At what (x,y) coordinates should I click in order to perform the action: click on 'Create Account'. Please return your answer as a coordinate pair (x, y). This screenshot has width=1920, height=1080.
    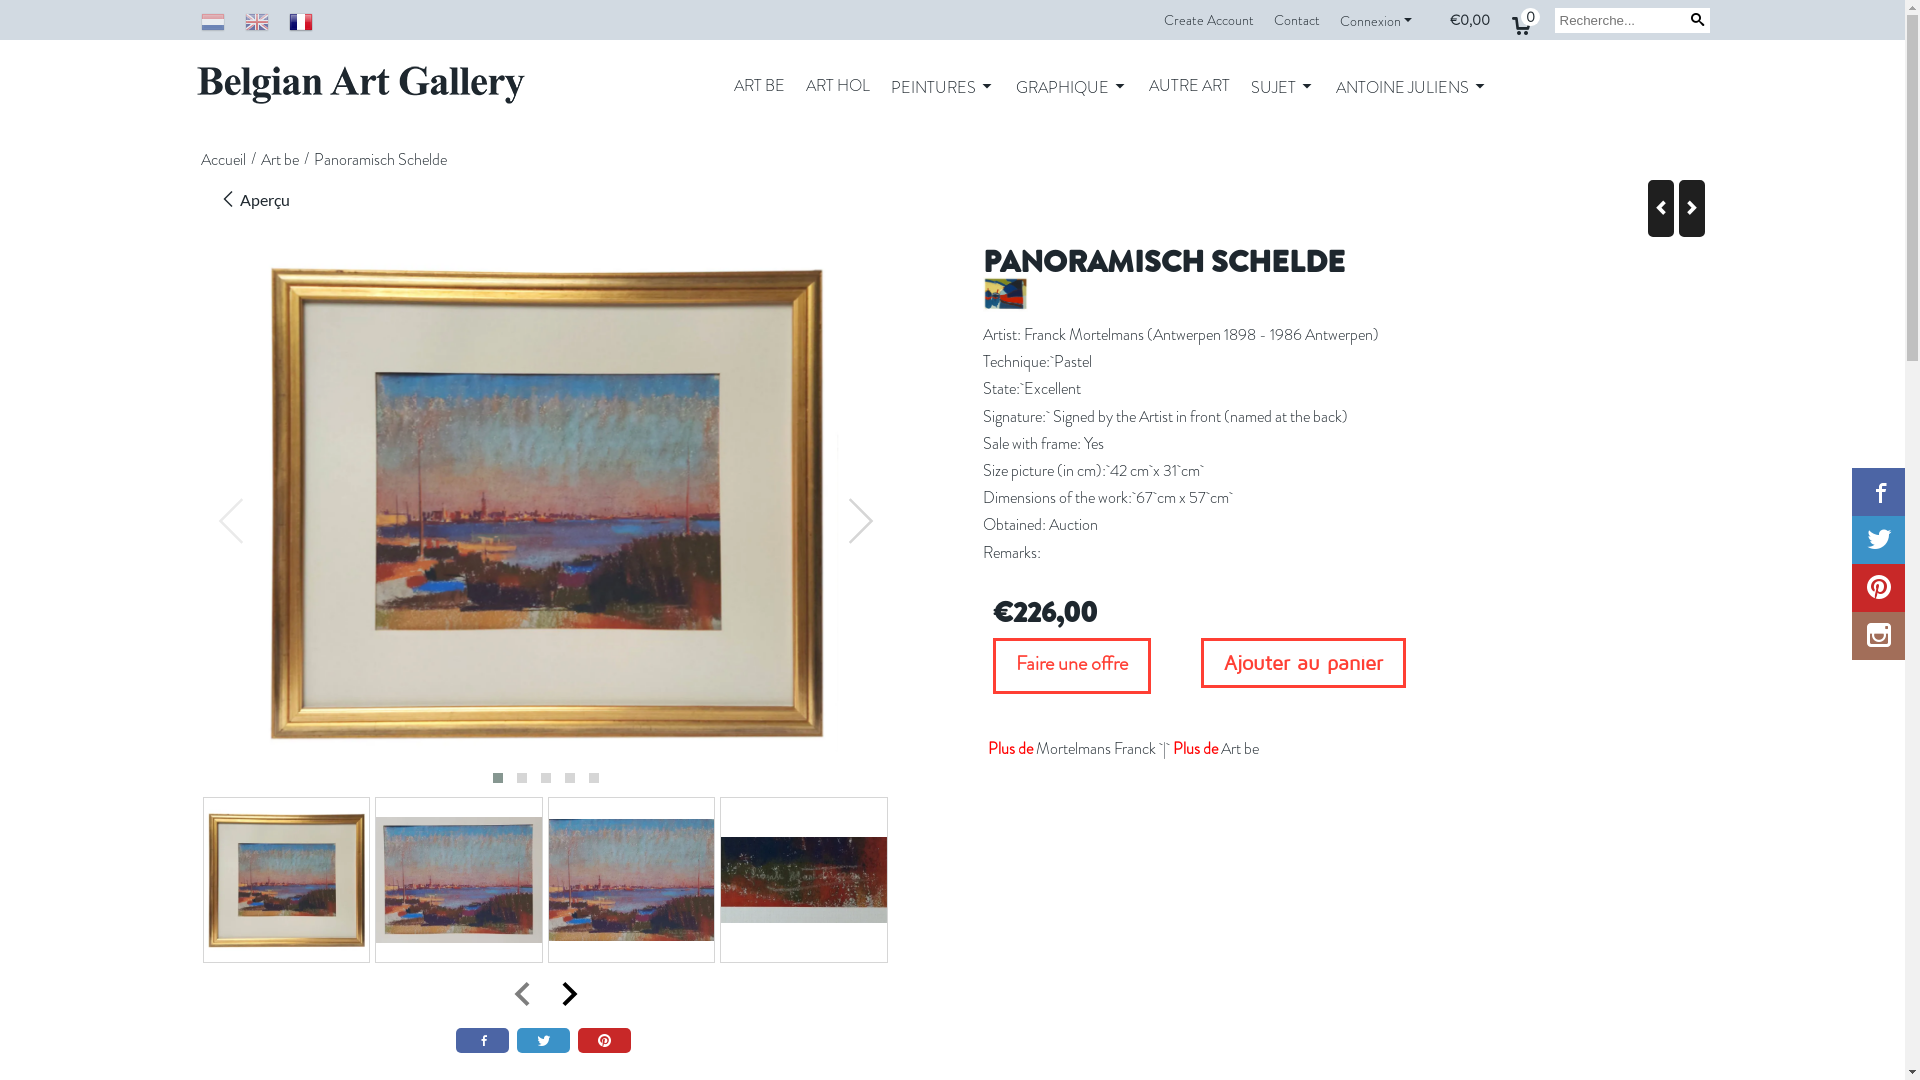
    Looking at the image, I should click on (1208, 19).